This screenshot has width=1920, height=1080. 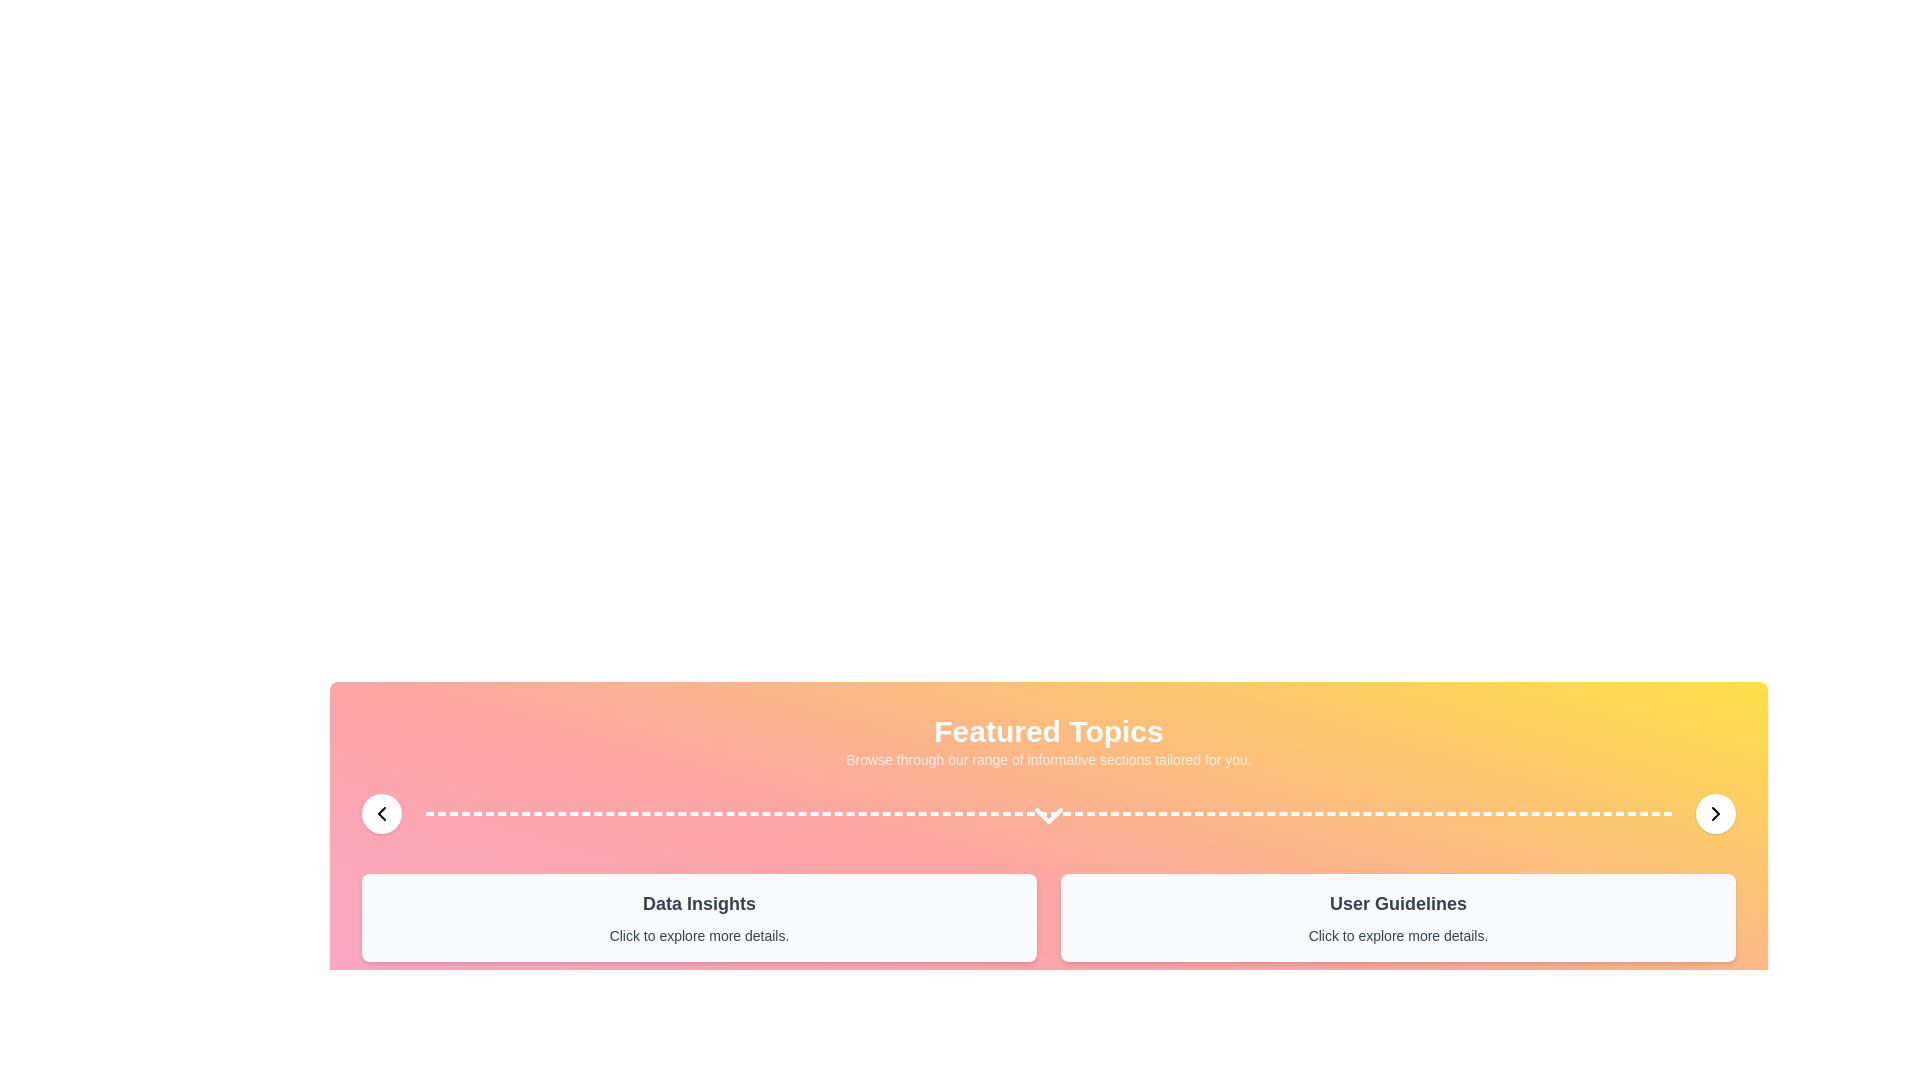 What do you see at coordinates (1397, 903) in the screenshot?
I see `the 'User Guidelines' text label, which is displayed in a bold and slightly larger font, located at the upper section of a rectangular card with a light background` at bounding box center [1397, 903].